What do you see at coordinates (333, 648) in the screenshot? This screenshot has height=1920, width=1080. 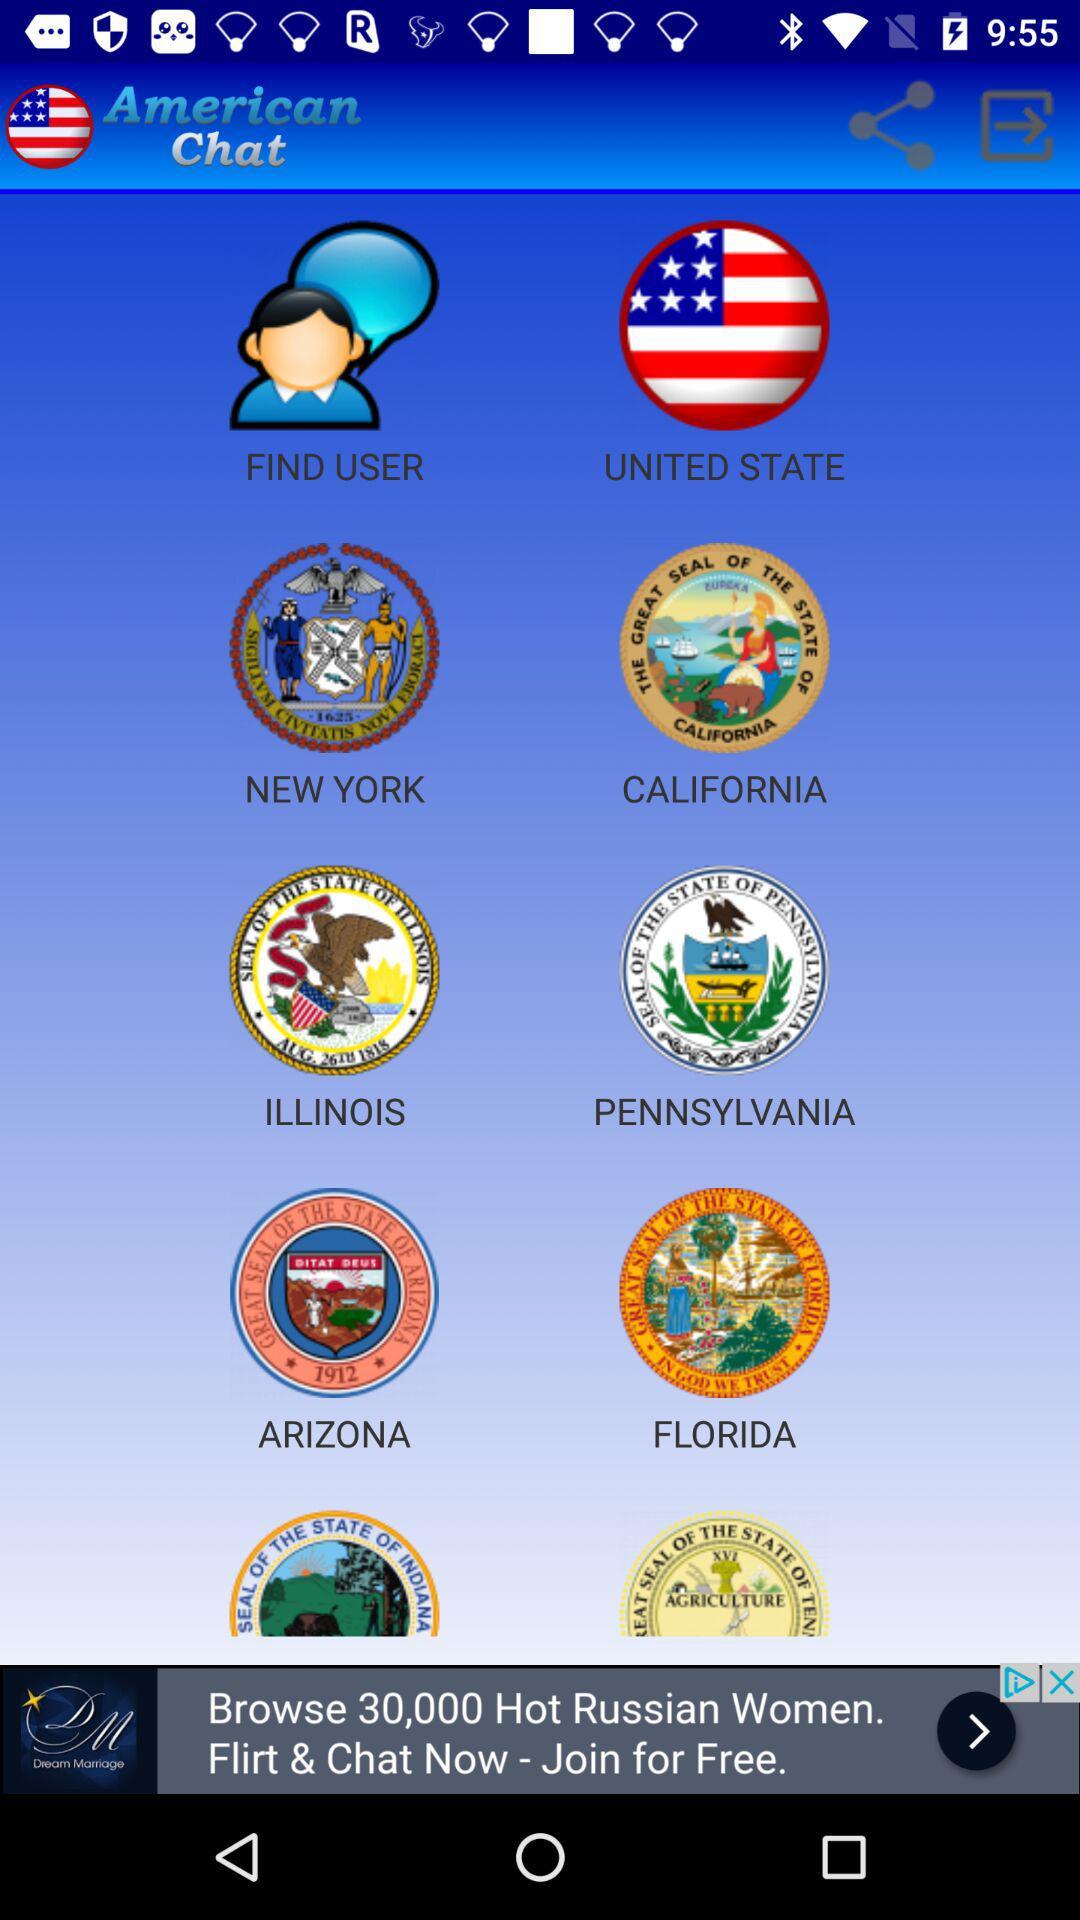 I see `the image above new york` at bounding box center [333, 648].